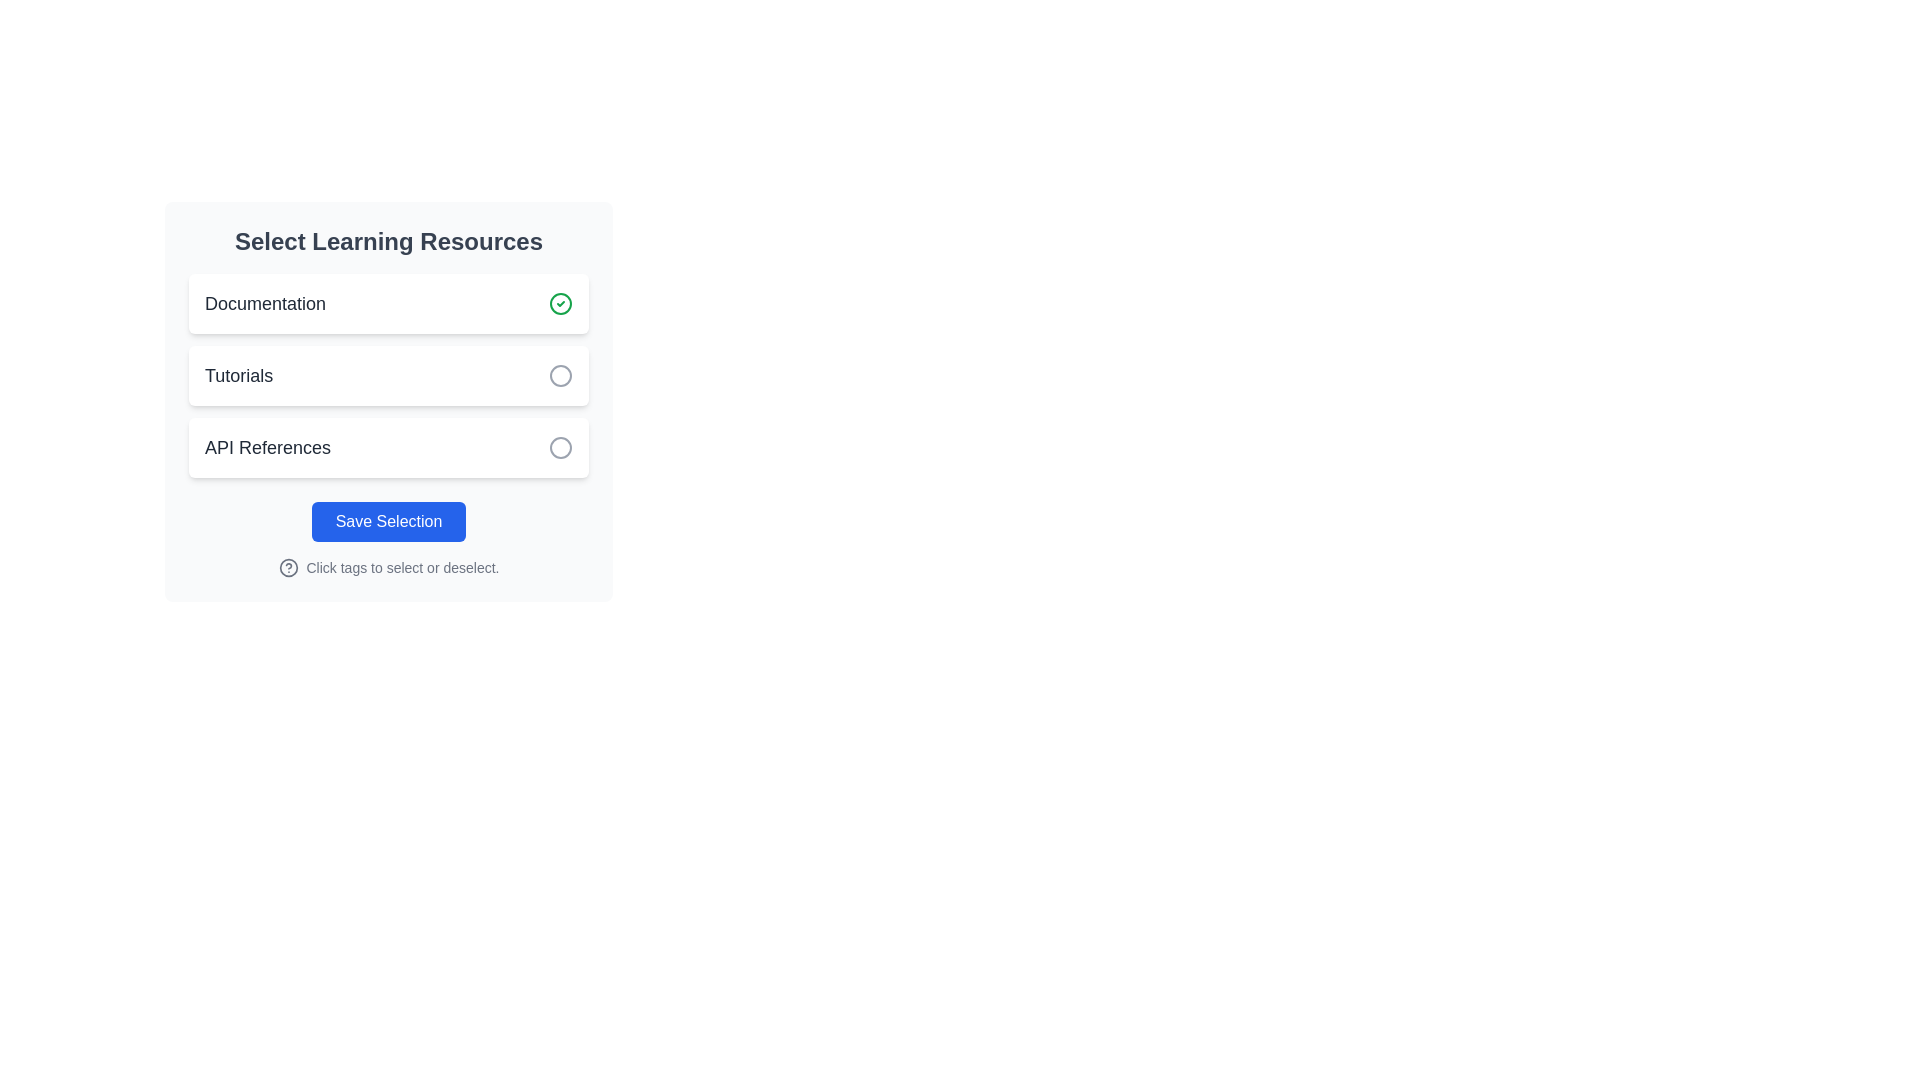 The image size is (1920, 1080). What do you see at coordinates (560, 304) in the screenshot?
I see `the SVG circle element that represents the circular component of the check icon next to the 'Documentation' option` at bounding box center [560, 304].